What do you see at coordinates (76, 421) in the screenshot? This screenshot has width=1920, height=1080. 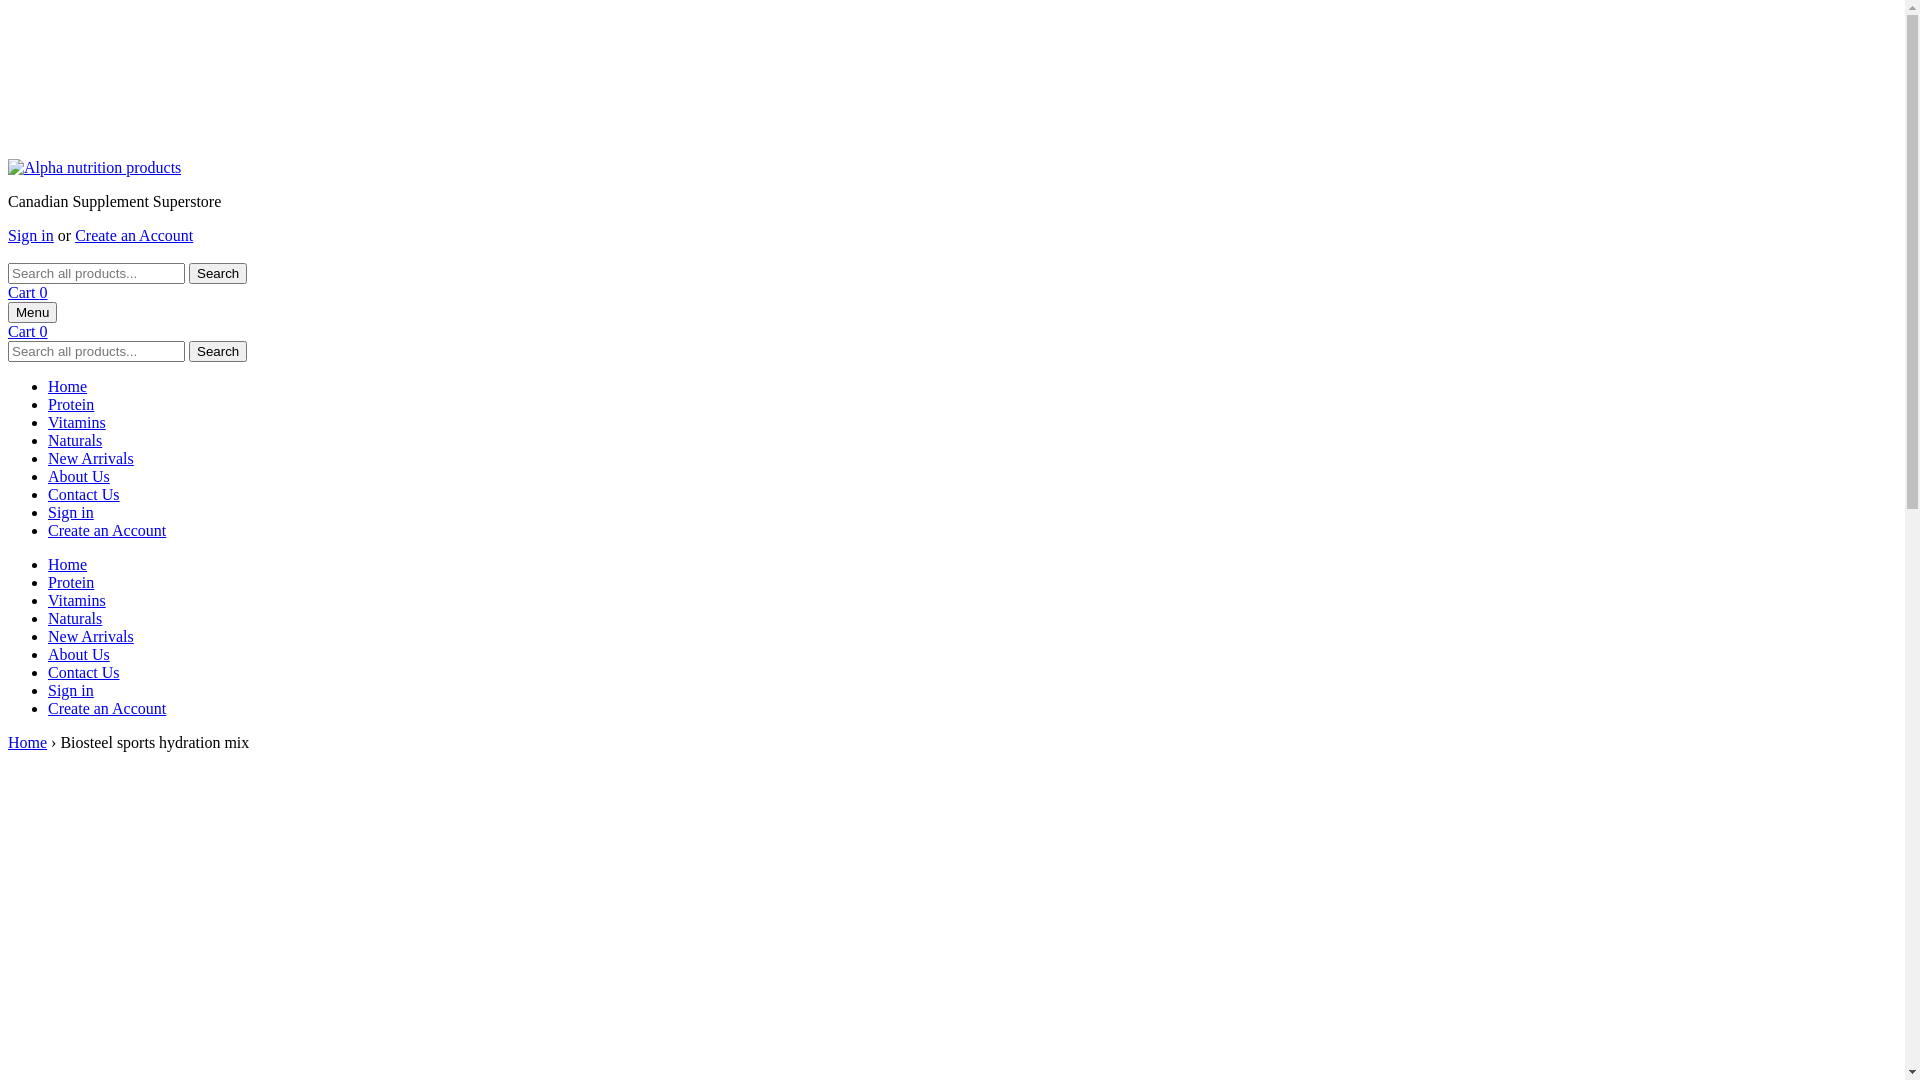 I see `'Vitamins'` at bounding box center [76, 421].